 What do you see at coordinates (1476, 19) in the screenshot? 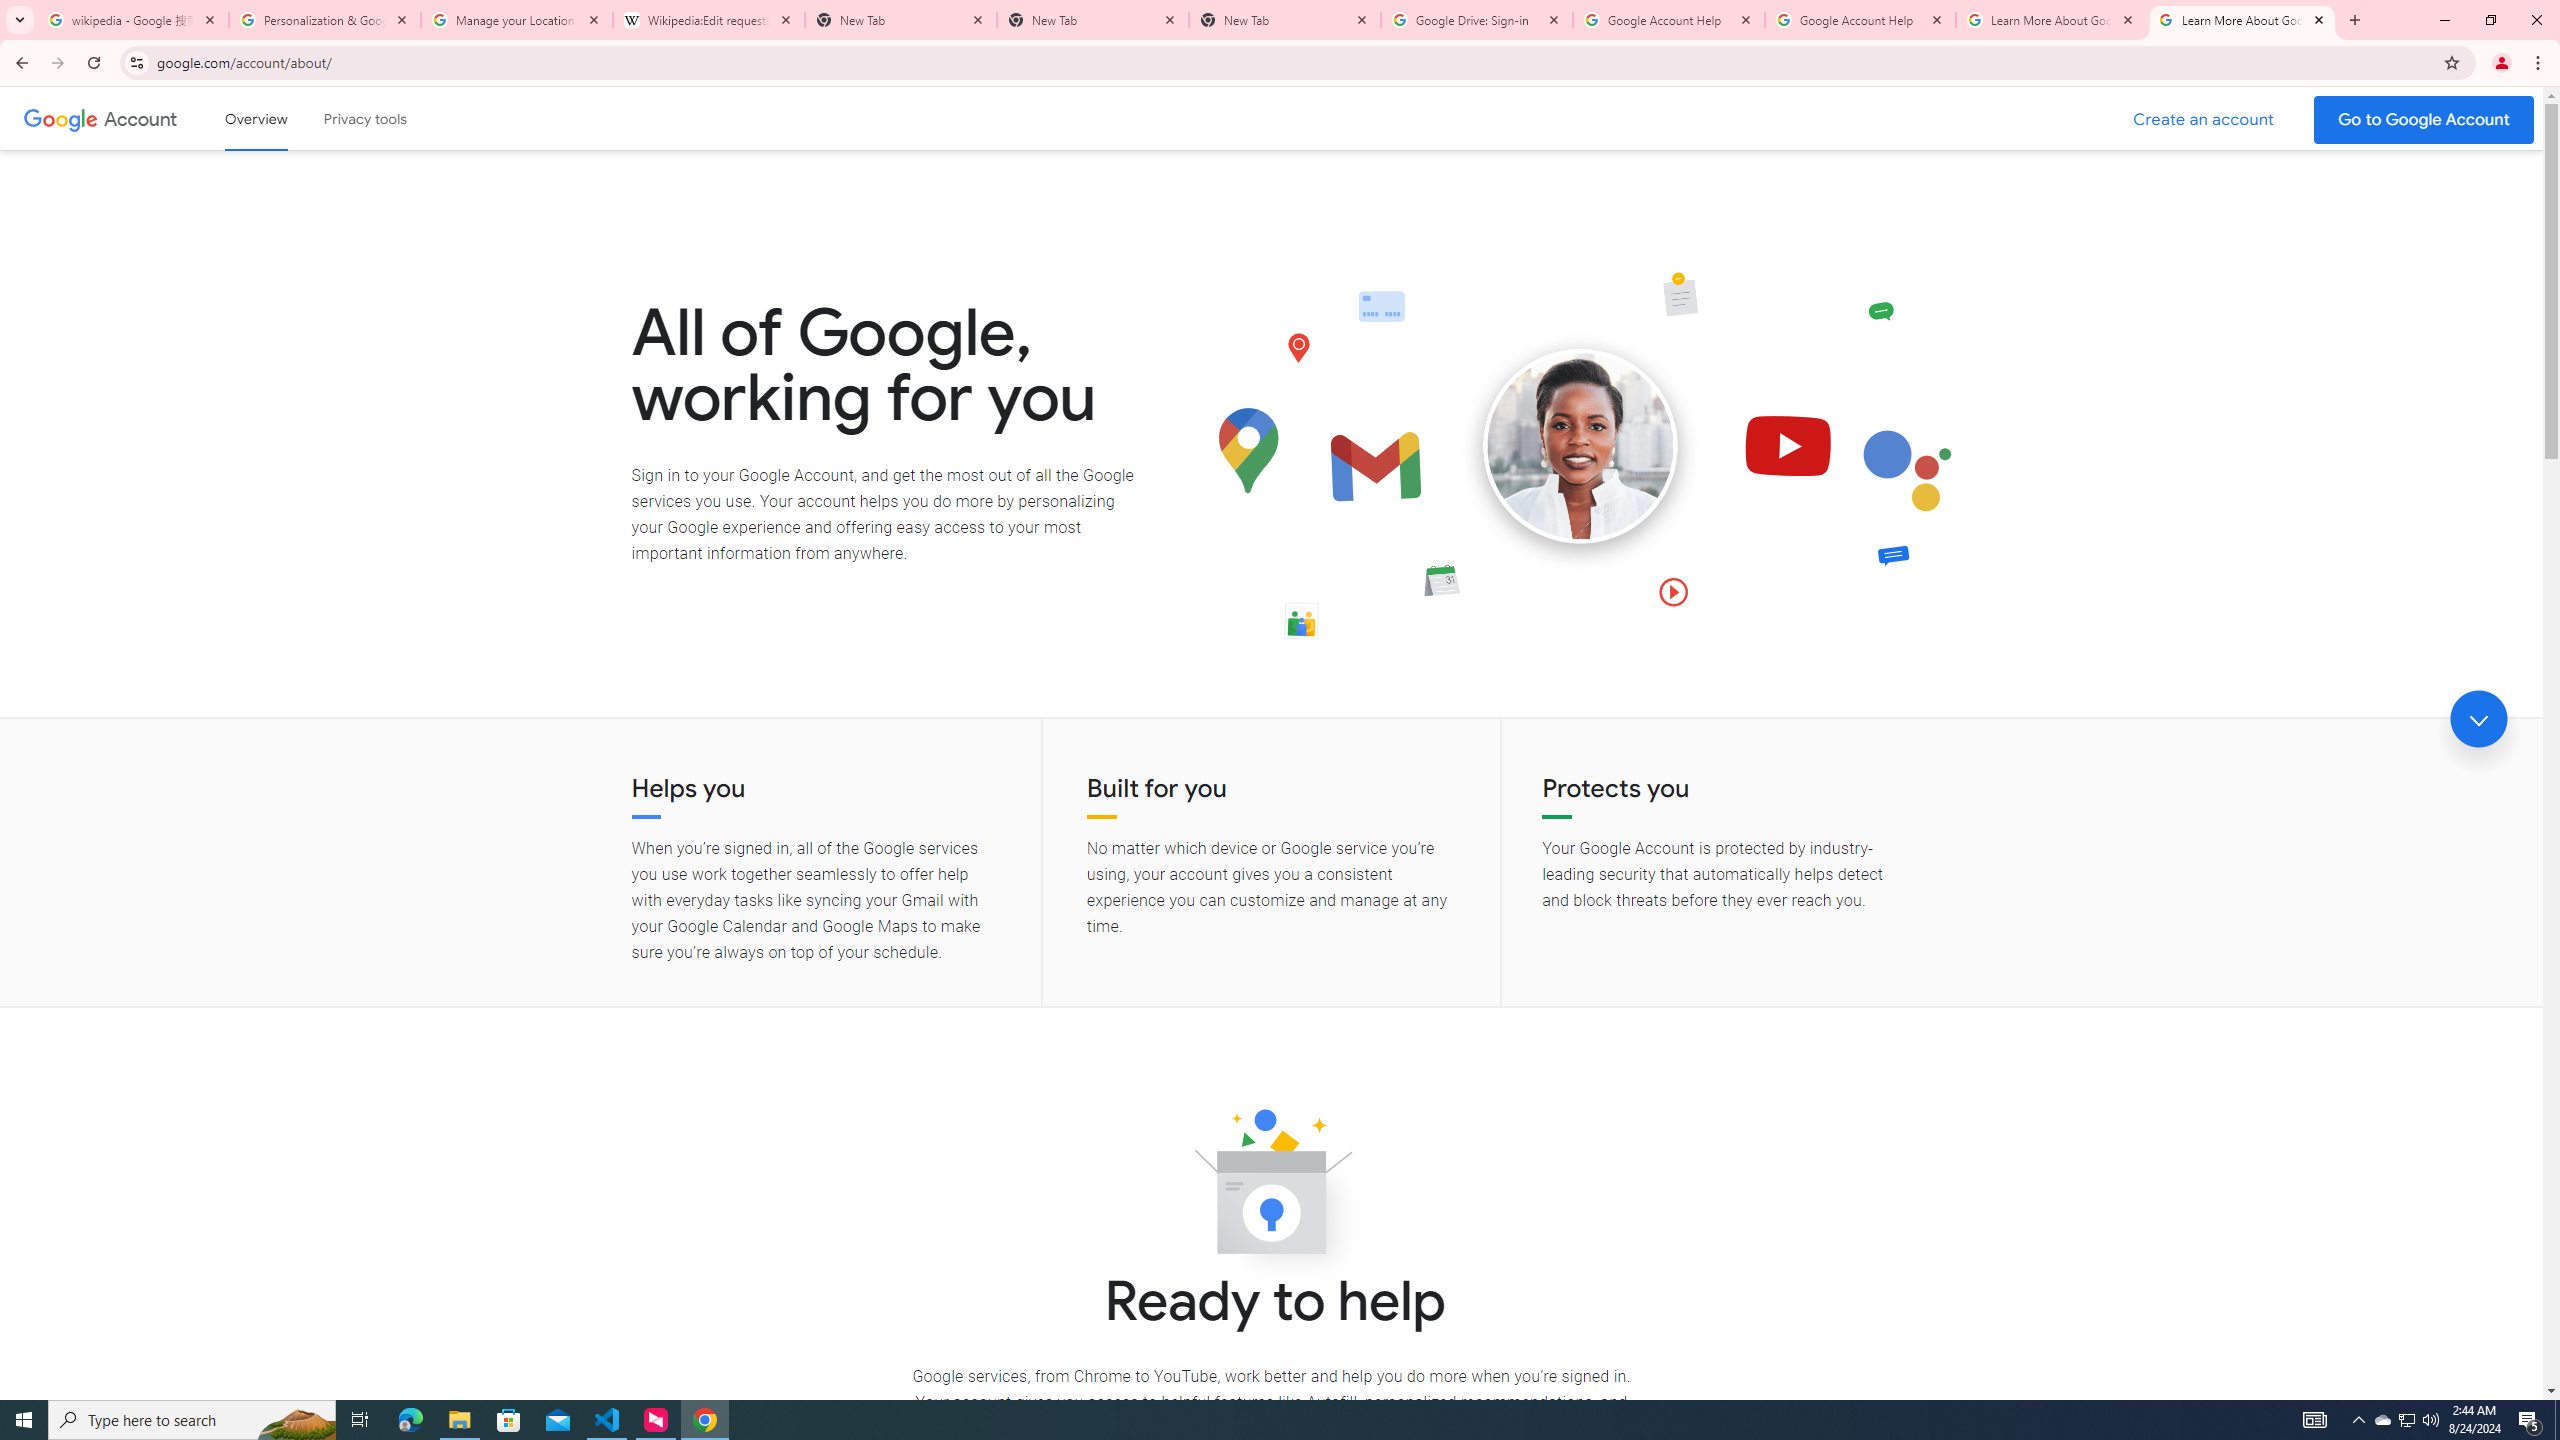
I see `'Google Drive: Sign-in'` at bounding box center [1476, 19].